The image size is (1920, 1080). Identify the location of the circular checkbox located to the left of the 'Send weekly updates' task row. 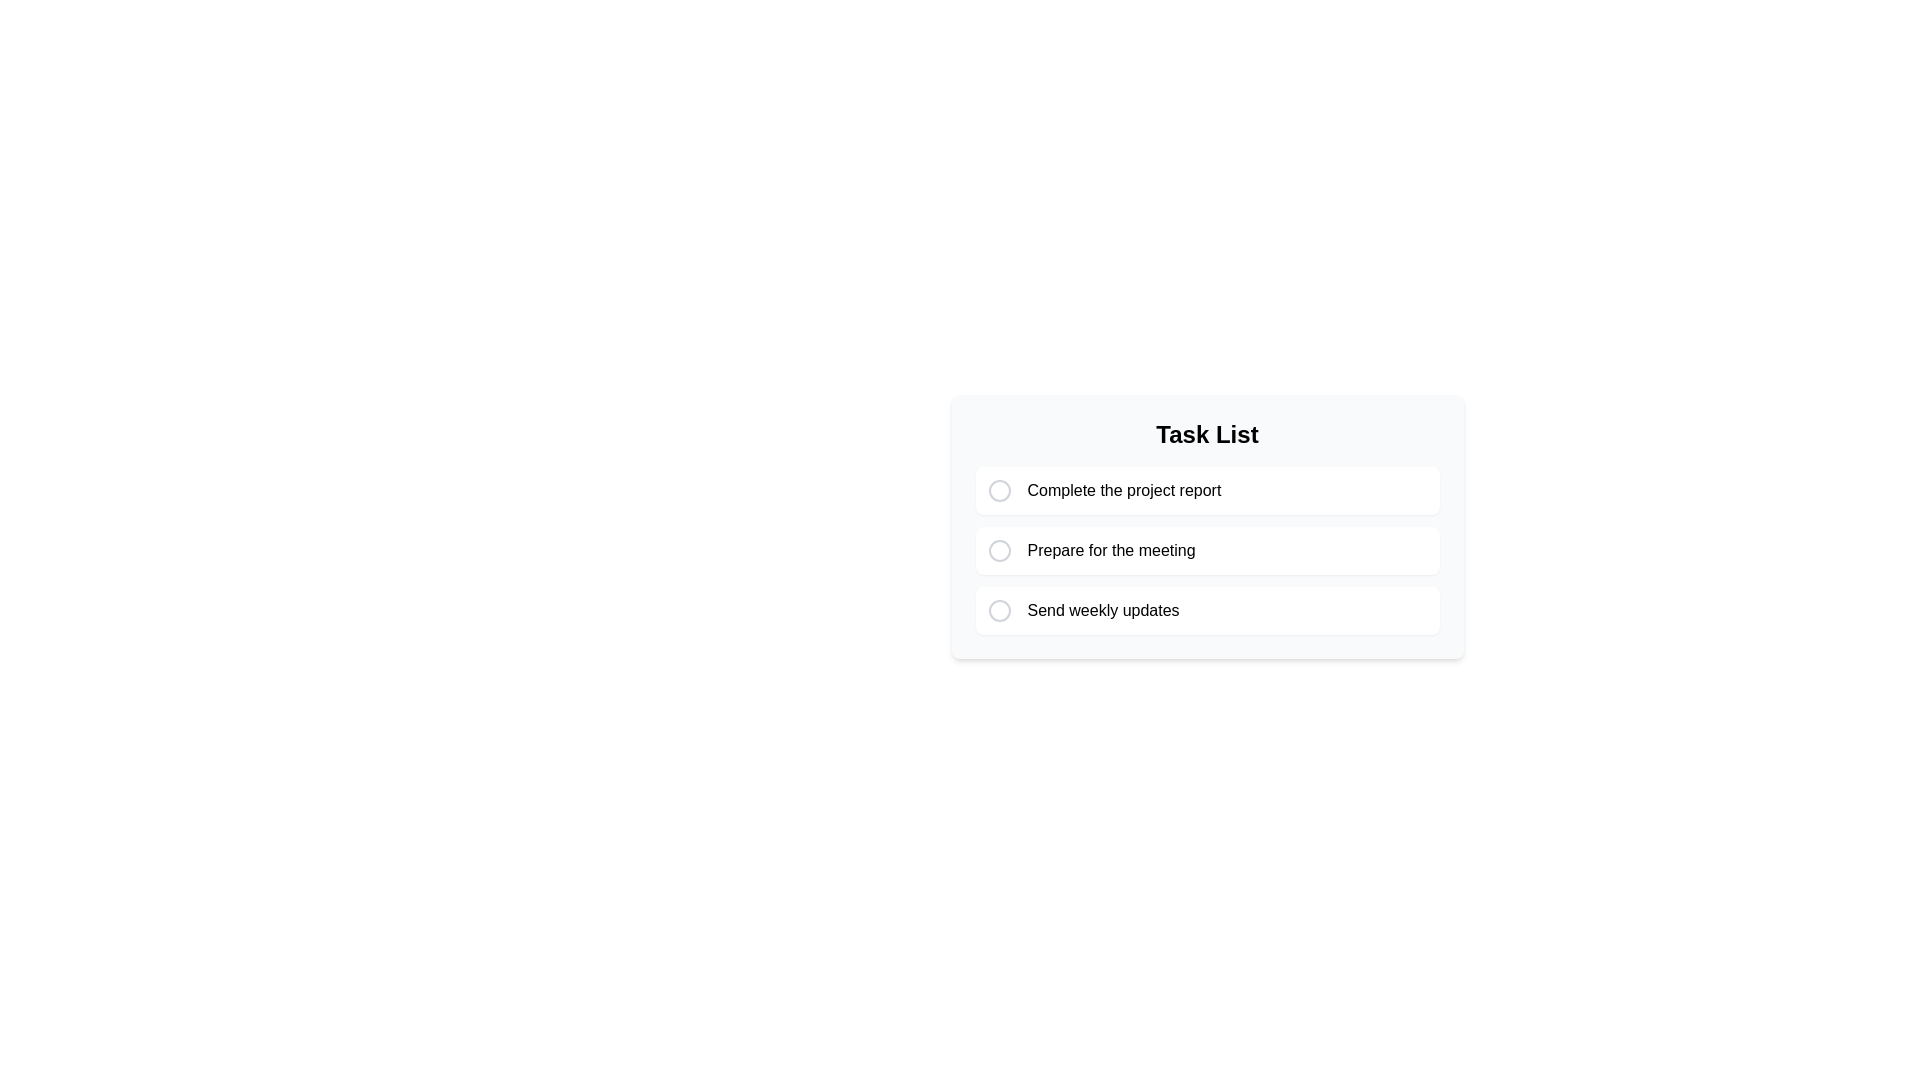
(999, 609).